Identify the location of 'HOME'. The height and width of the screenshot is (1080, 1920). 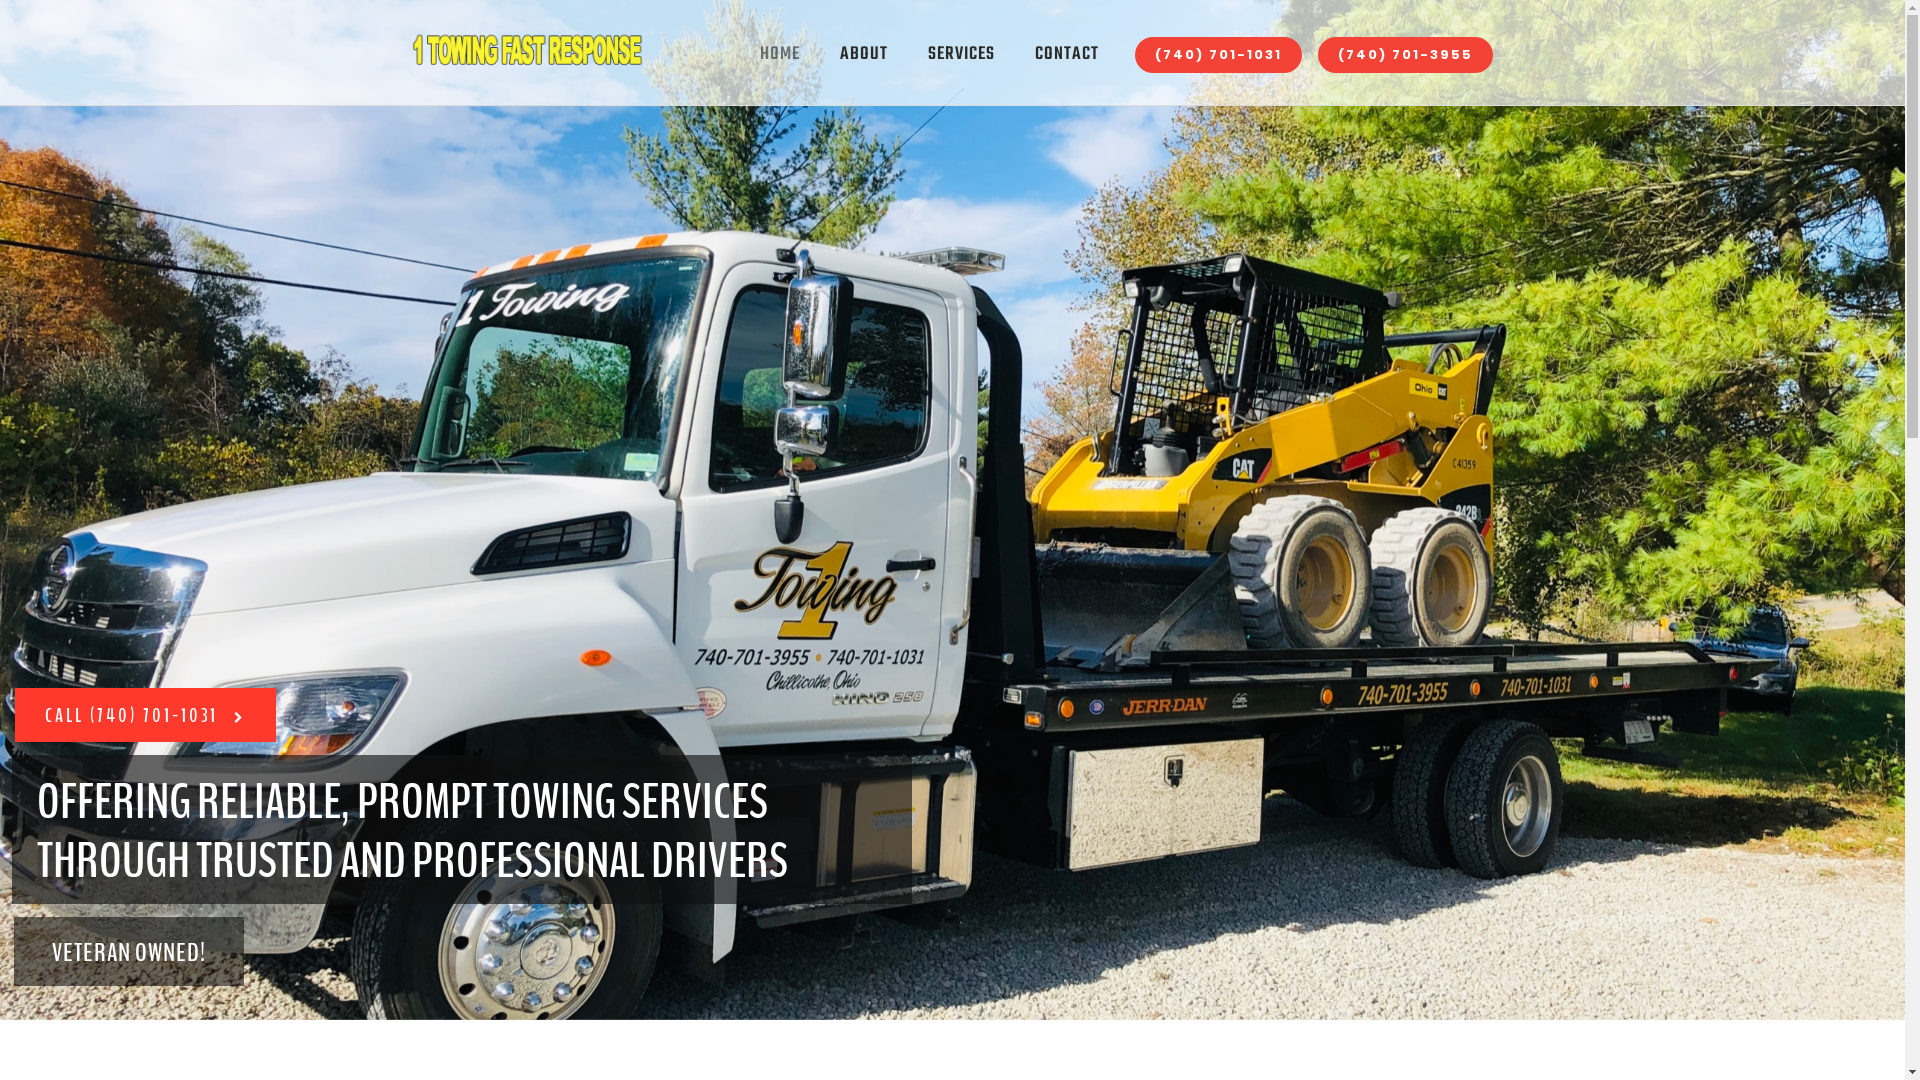
(778, 53).